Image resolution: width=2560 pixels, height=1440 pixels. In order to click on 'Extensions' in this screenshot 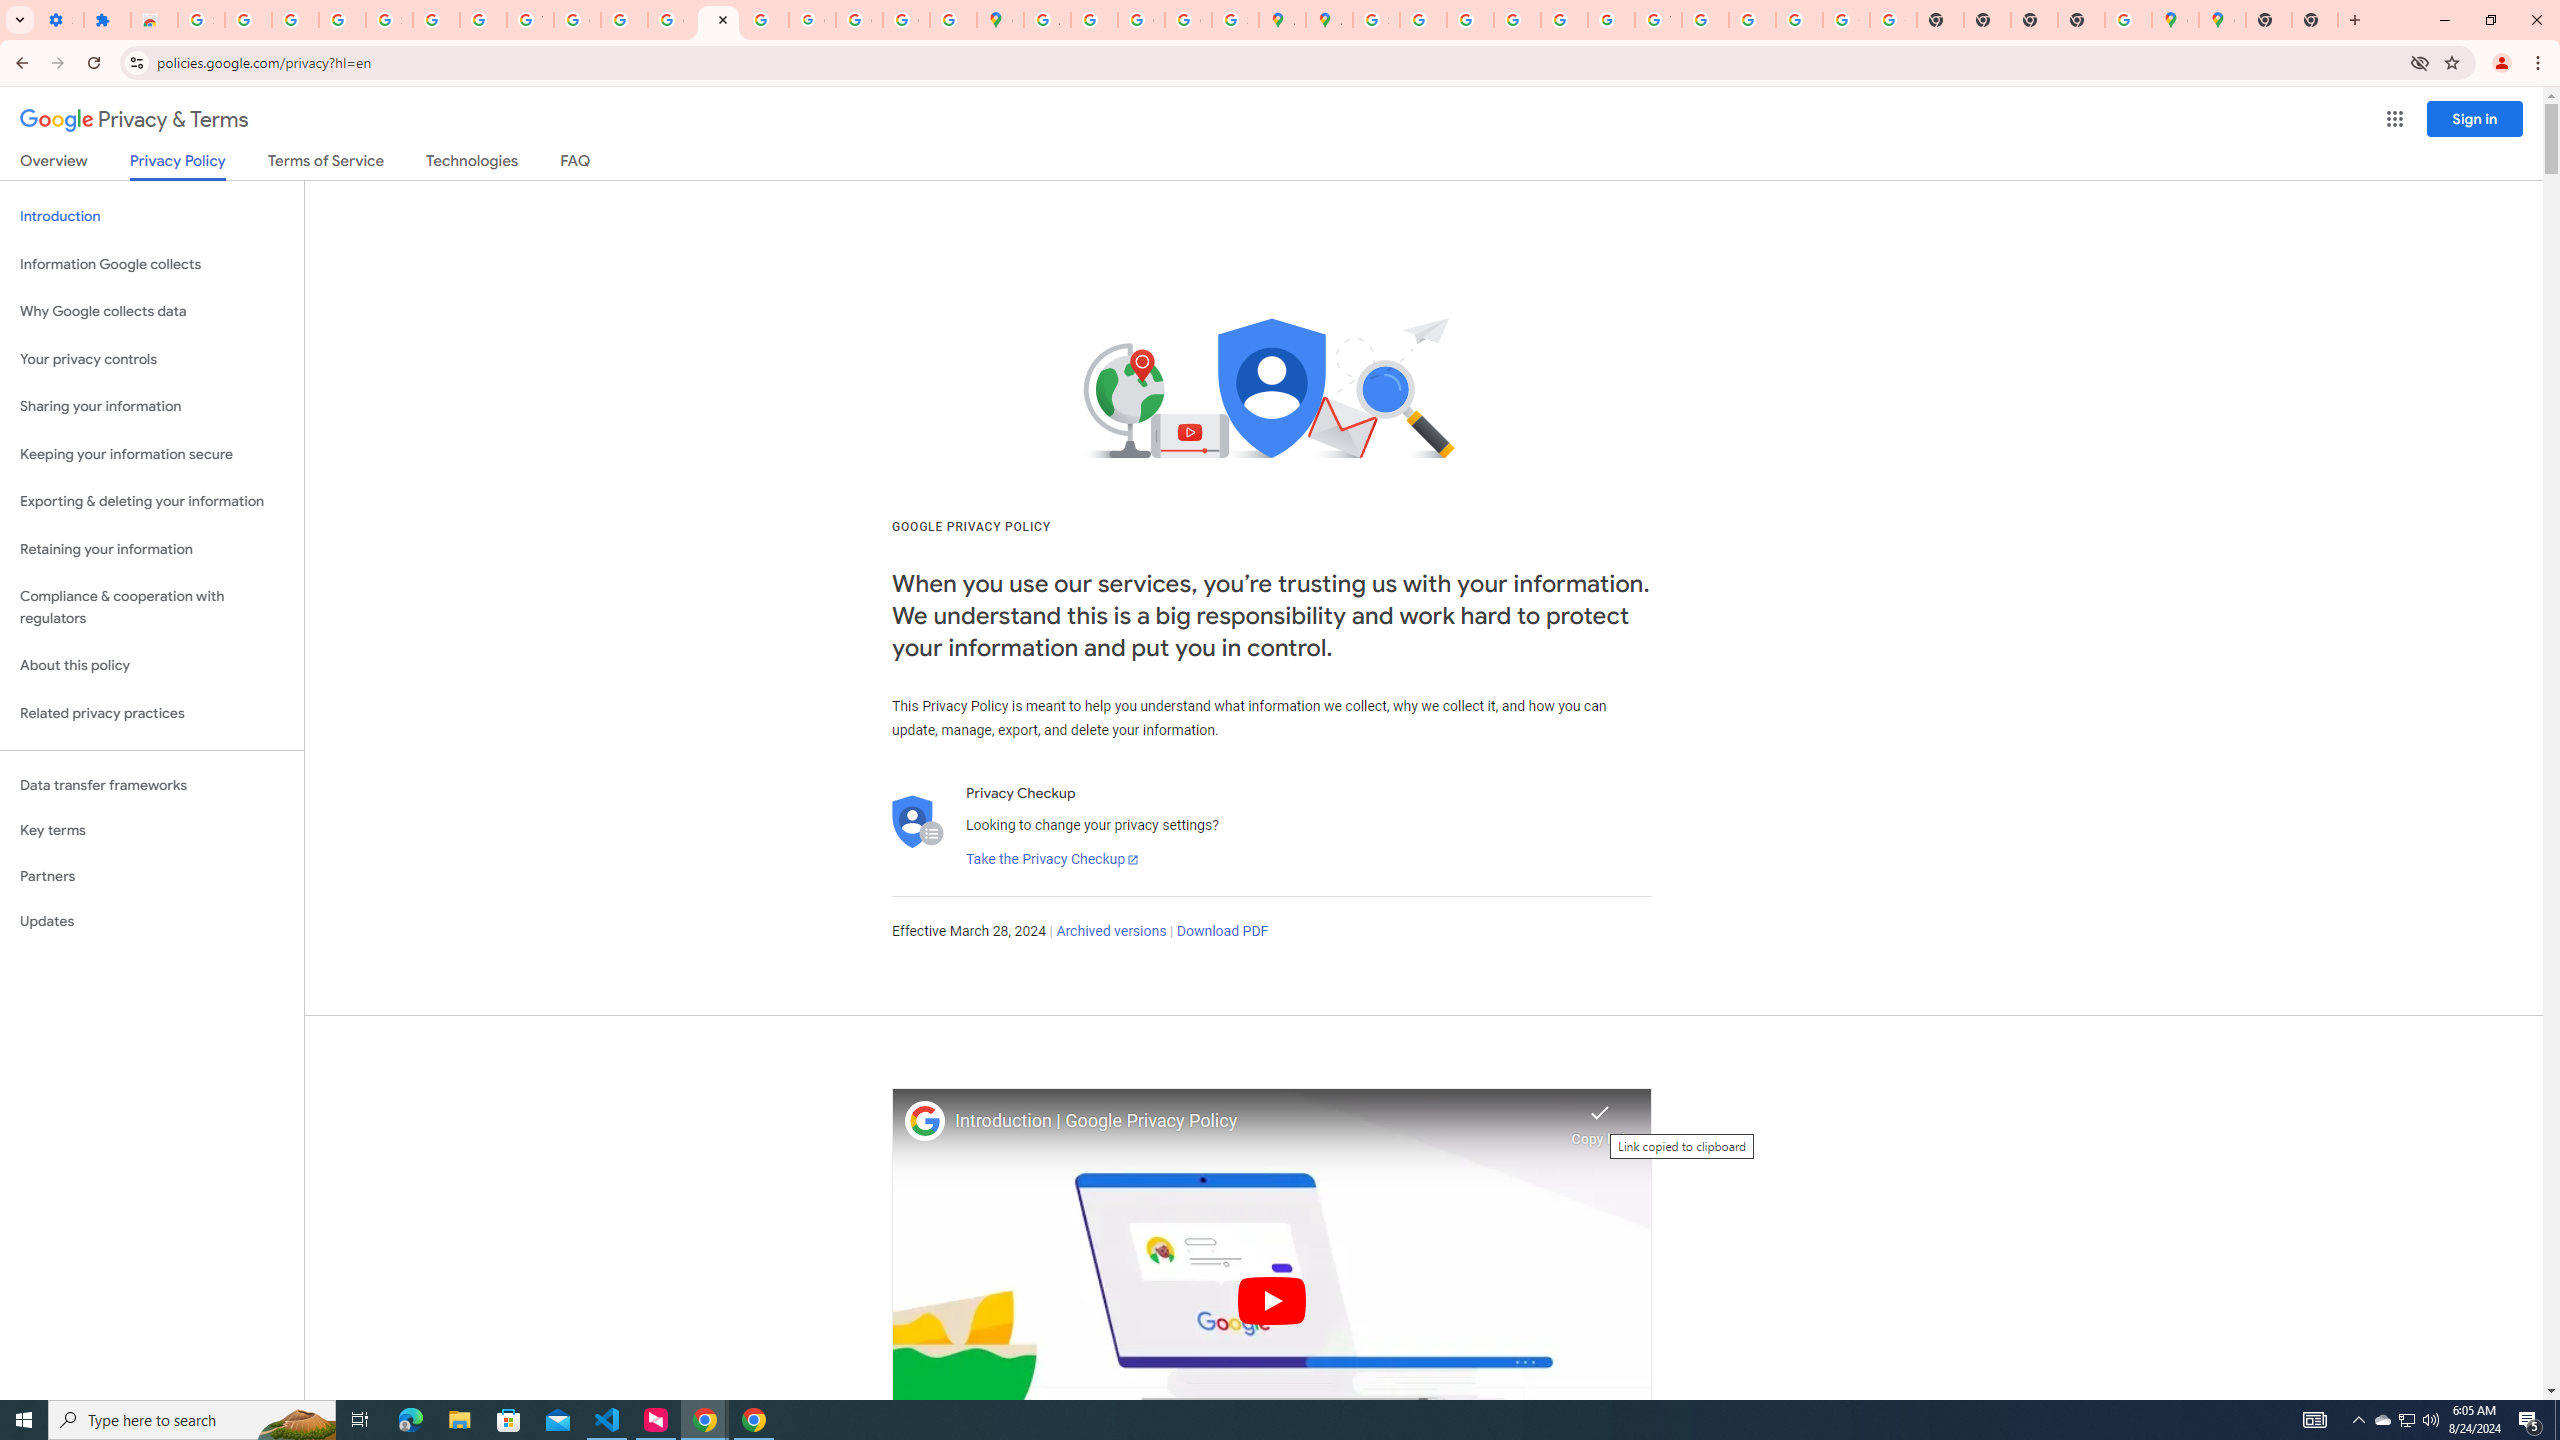, I will do `click(106, 19)`.